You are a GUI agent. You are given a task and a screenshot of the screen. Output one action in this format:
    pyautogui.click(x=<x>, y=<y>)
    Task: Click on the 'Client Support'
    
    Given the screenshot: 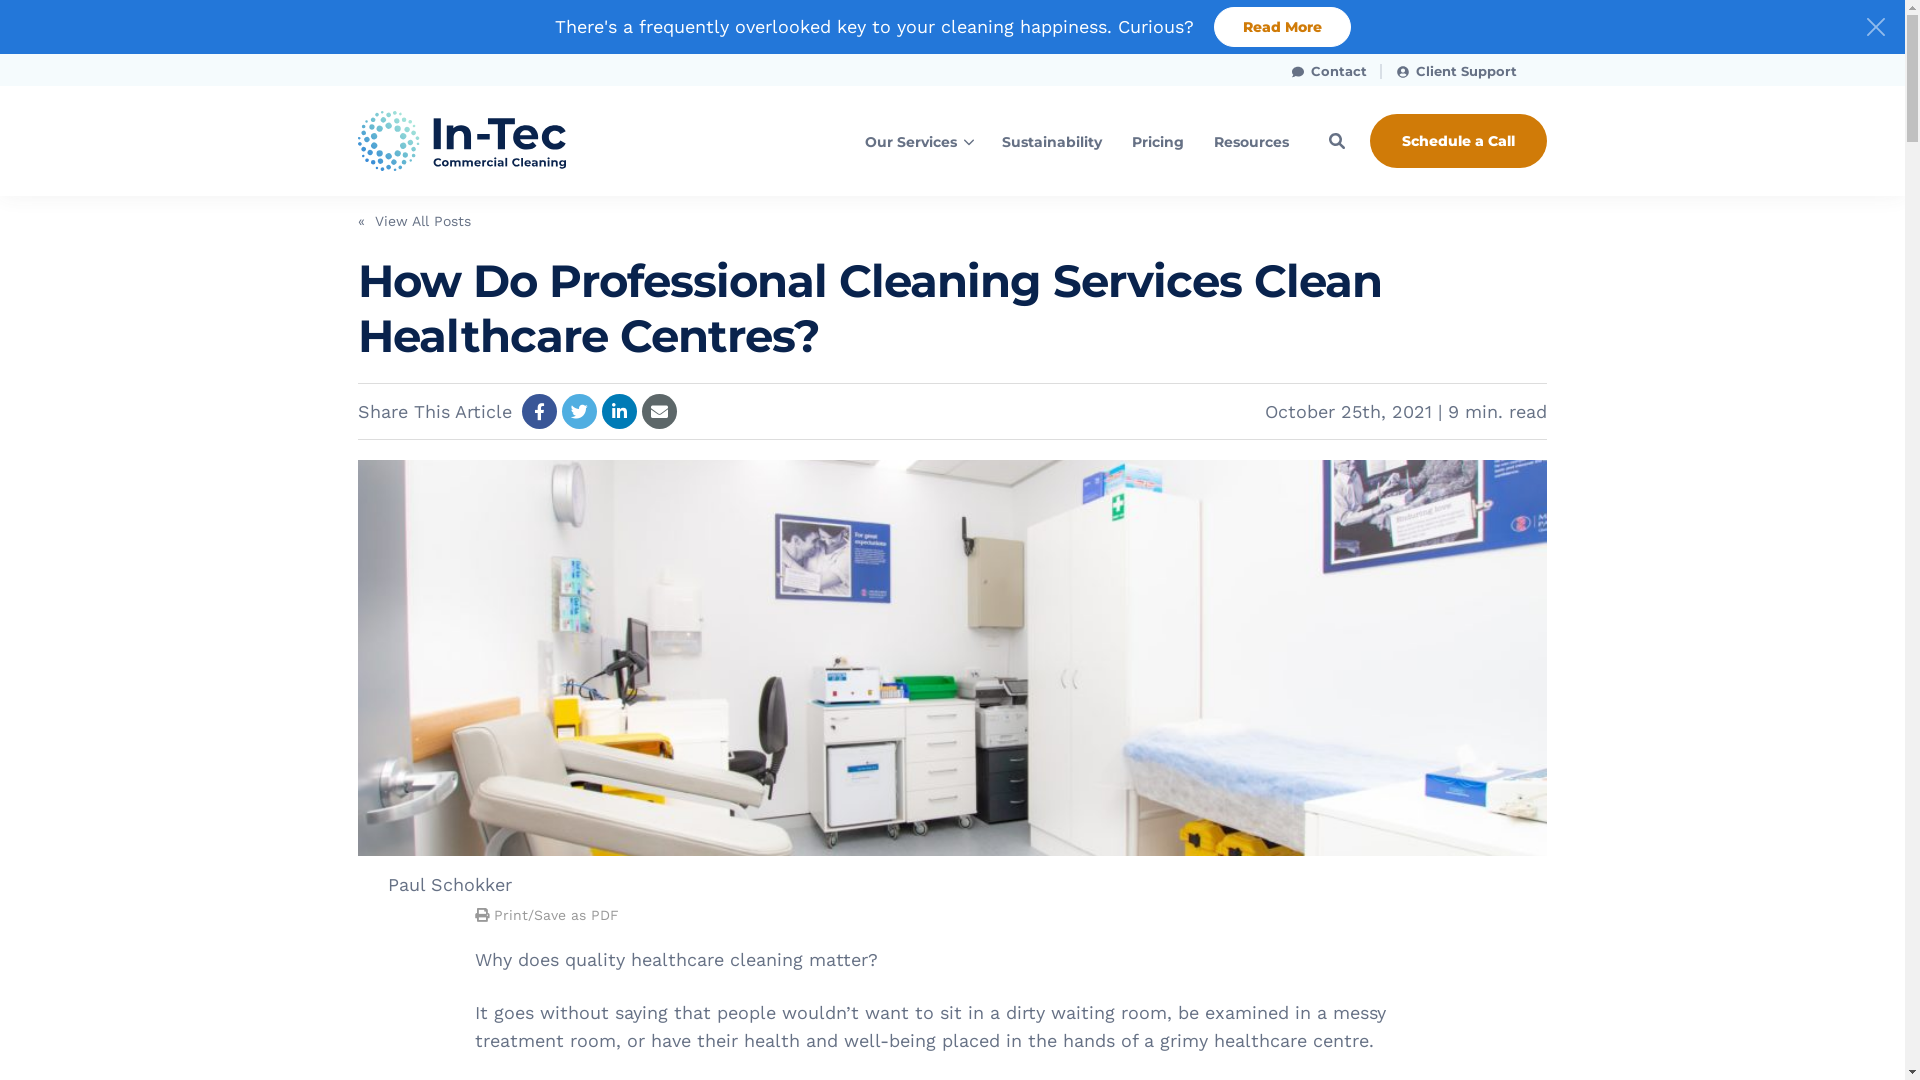 What is the action you would take?
    pyautogui.click(x=1381, y=68)
    